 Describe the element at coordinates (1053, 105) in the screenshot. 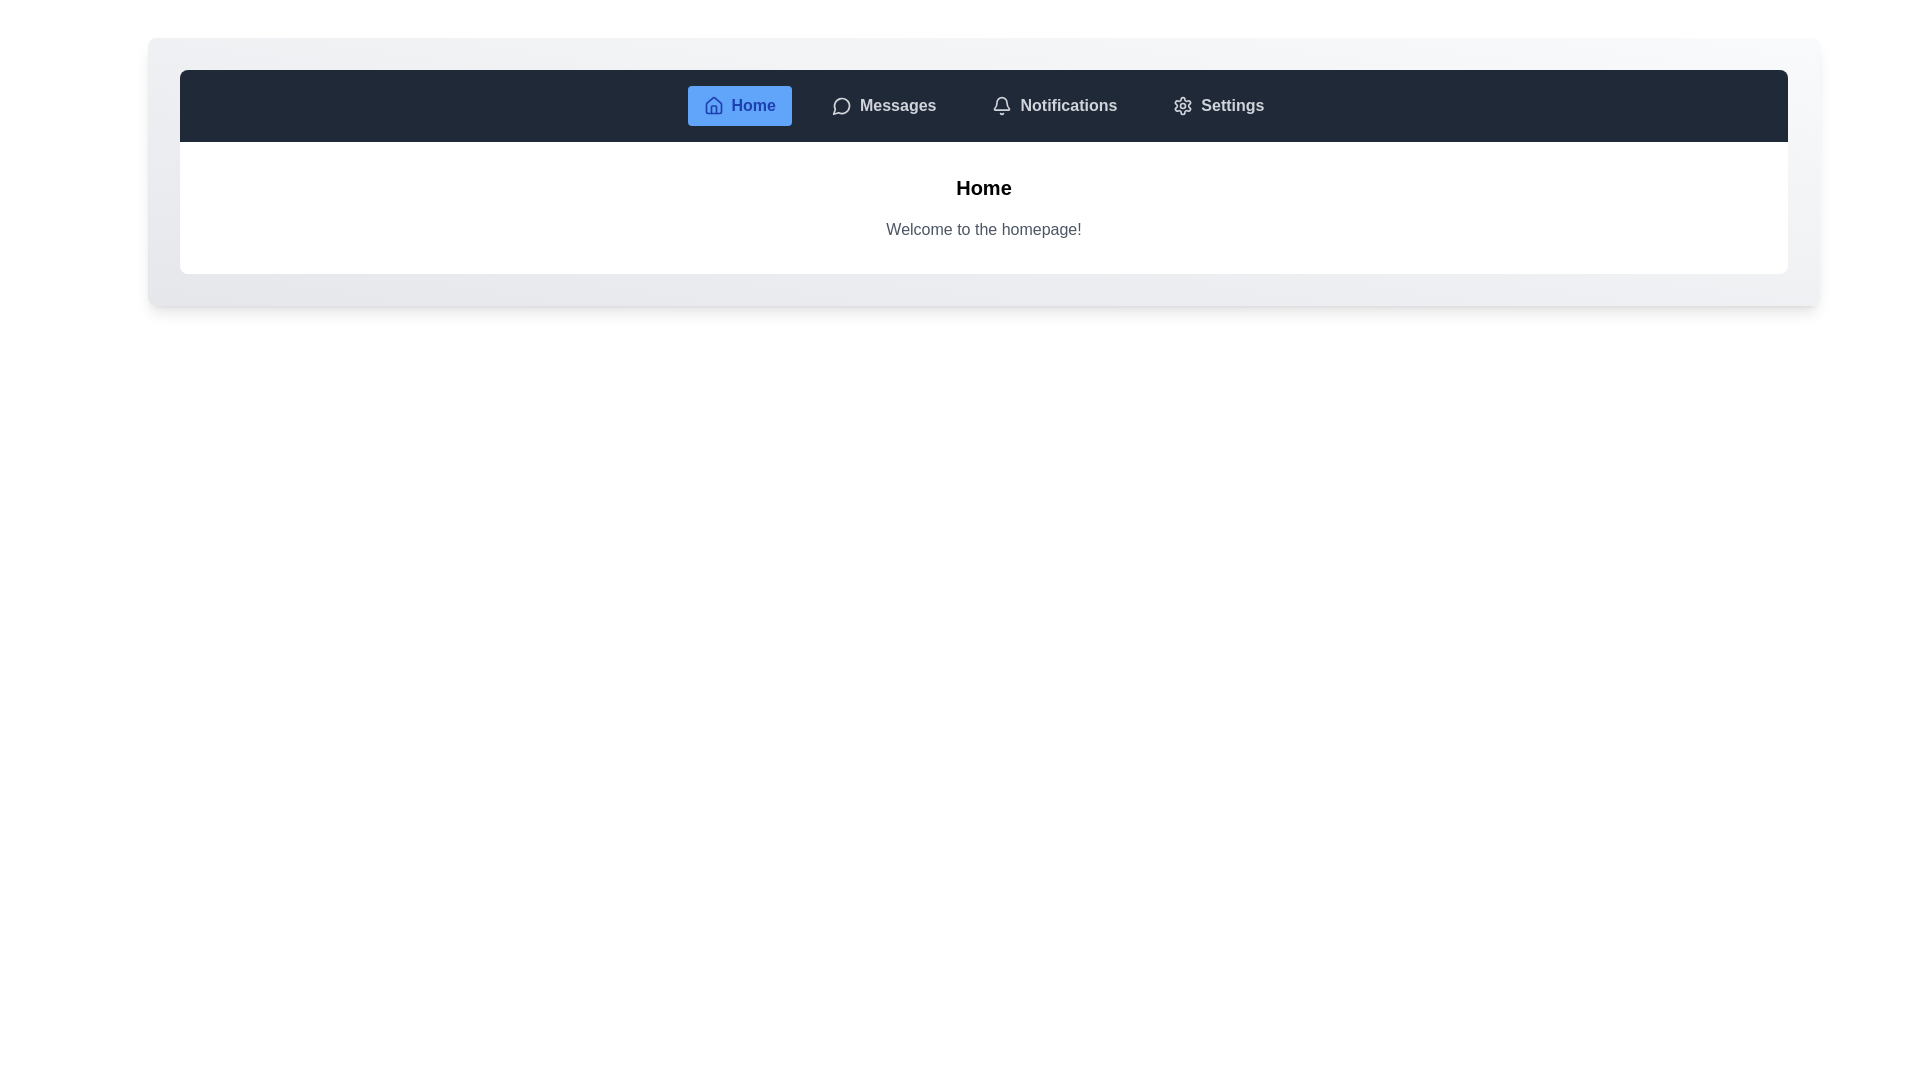

I see `the tab labeled Notifications from the navigation bar` at that location.